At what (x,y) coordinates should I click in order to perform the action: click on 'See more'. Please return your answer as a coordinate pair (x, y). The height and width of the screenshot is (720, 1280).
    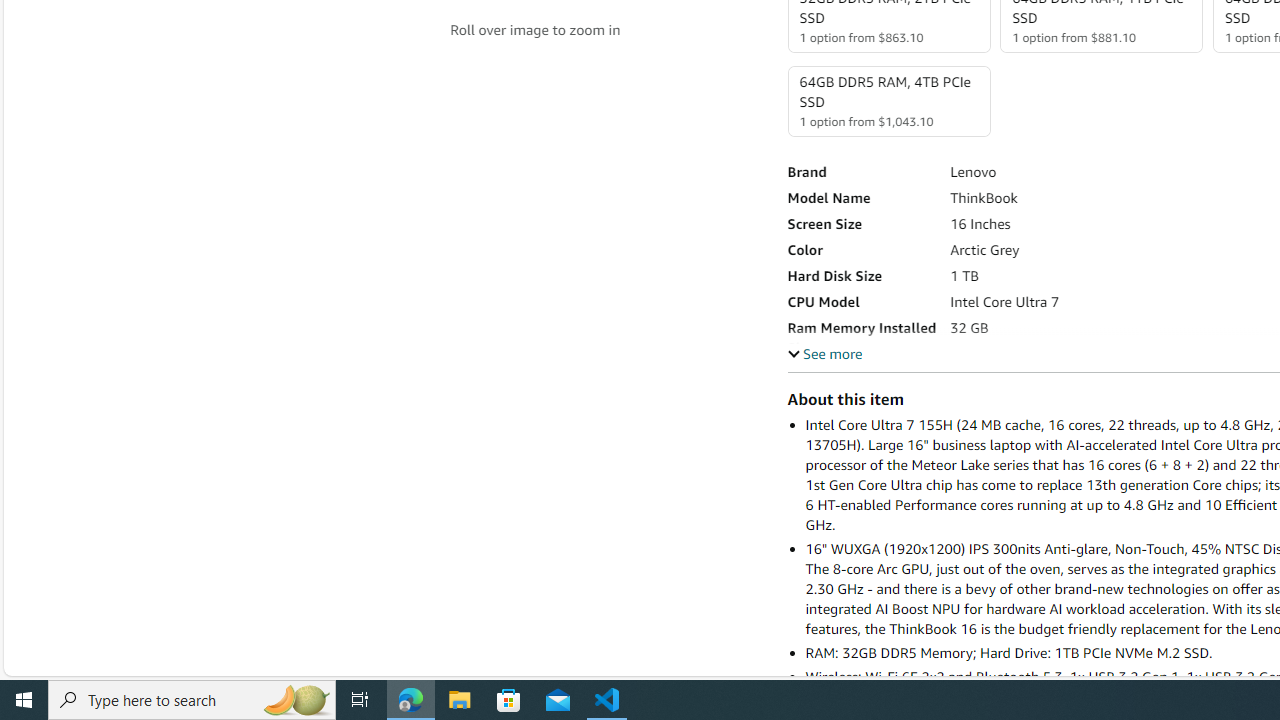
    Looking at the image, I should click on (824, 352).